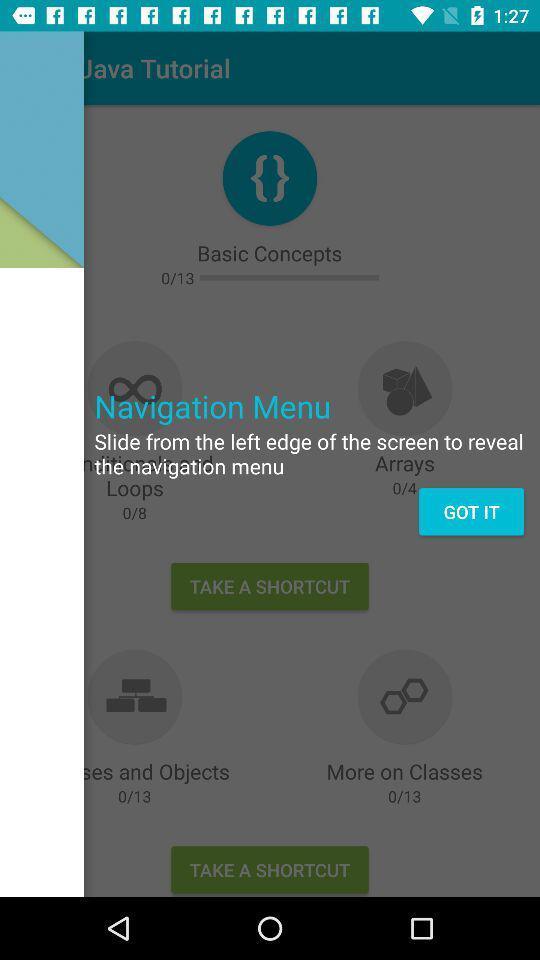  Describe the element at coordinates (471, 510) in the screenshot. I see `the got it item` at that location.